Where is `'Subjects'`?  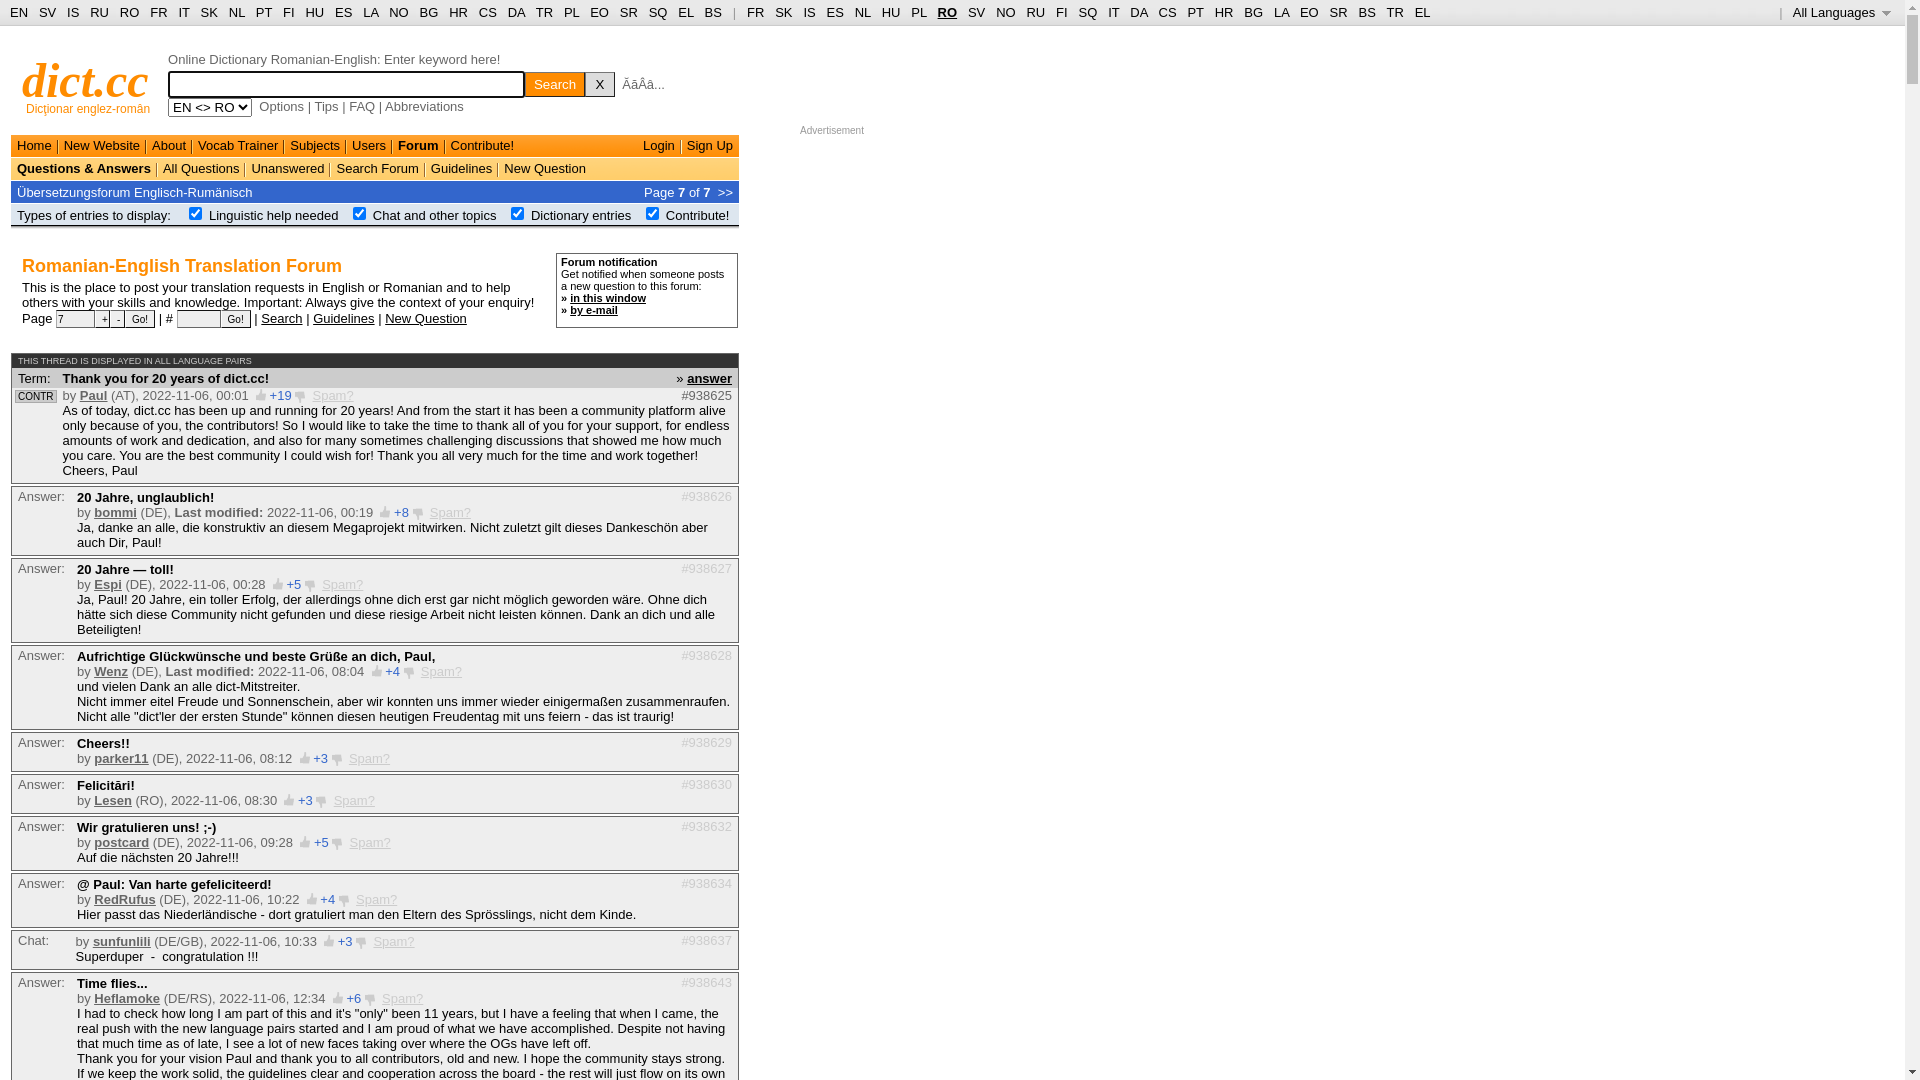
'Subjects' is located at coordinates (314, 144).